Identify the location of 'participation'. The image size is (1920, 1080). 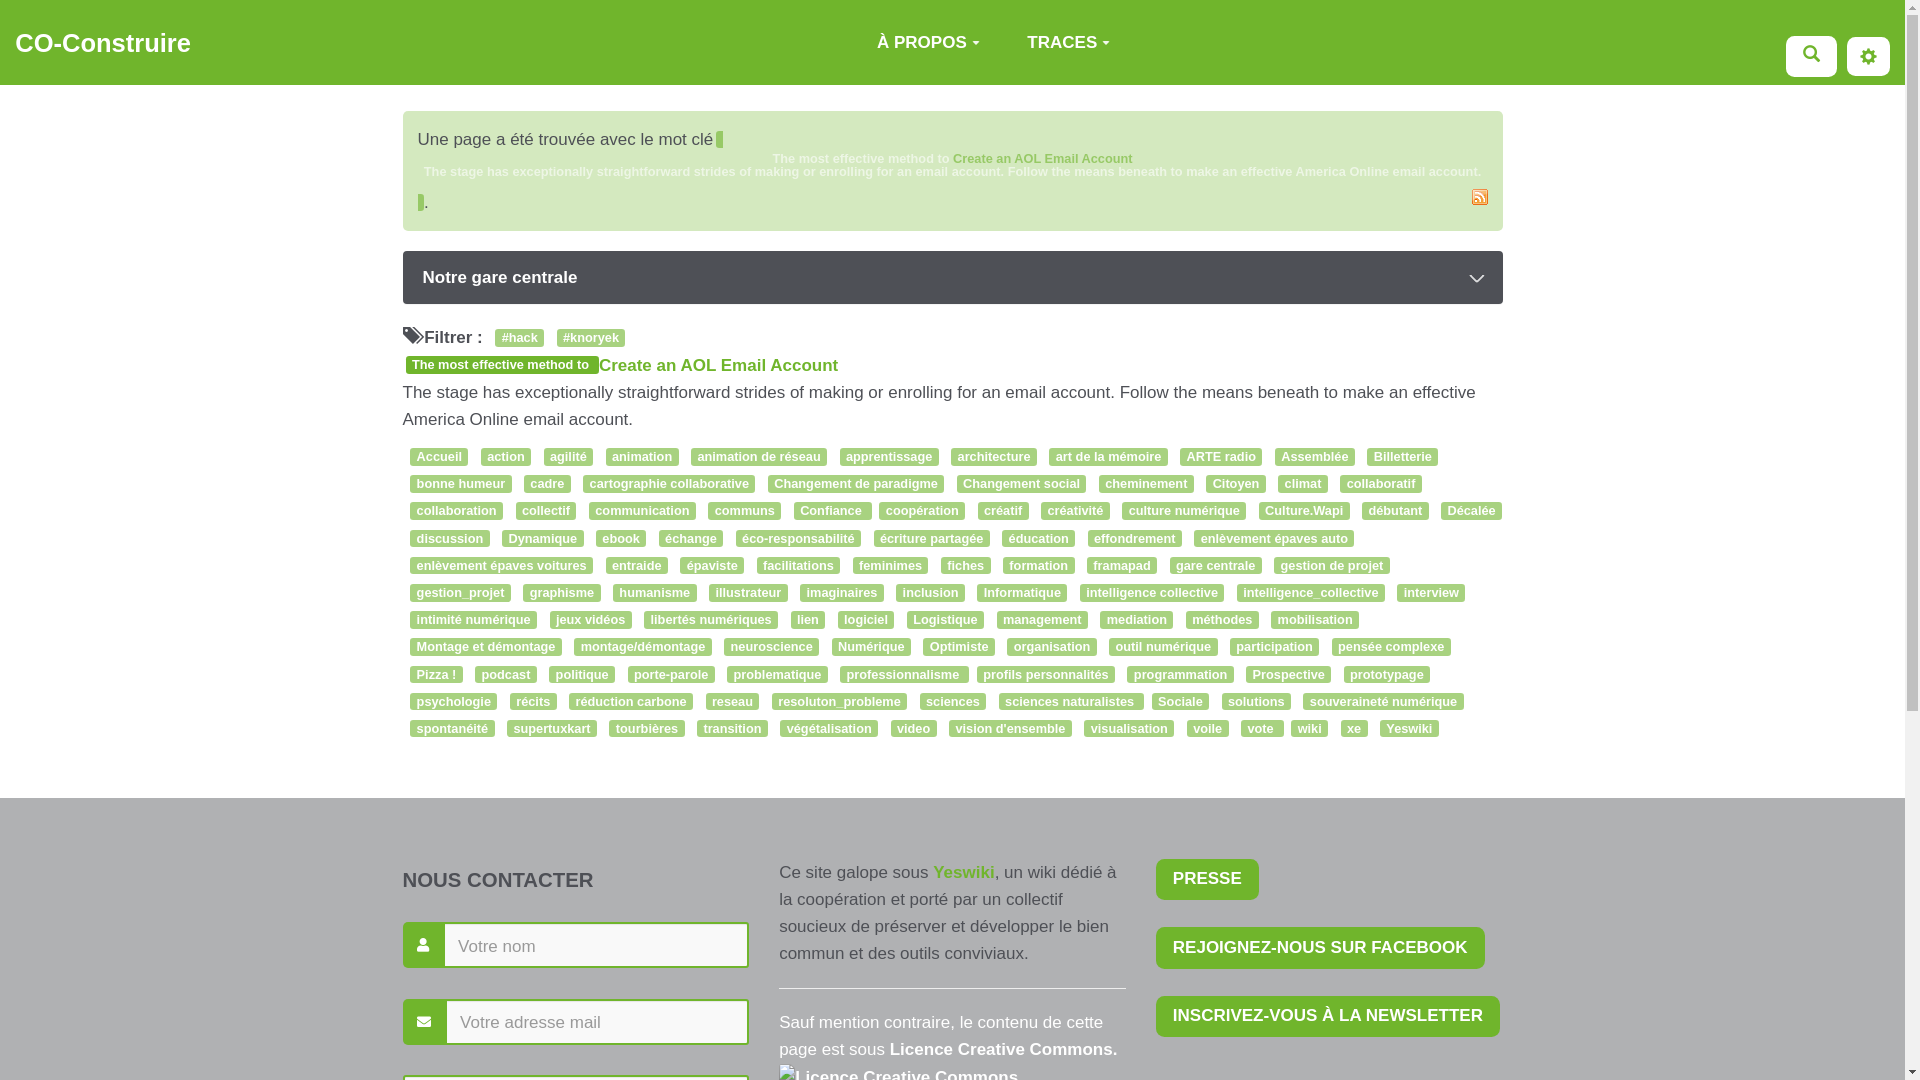
(1228, 647).